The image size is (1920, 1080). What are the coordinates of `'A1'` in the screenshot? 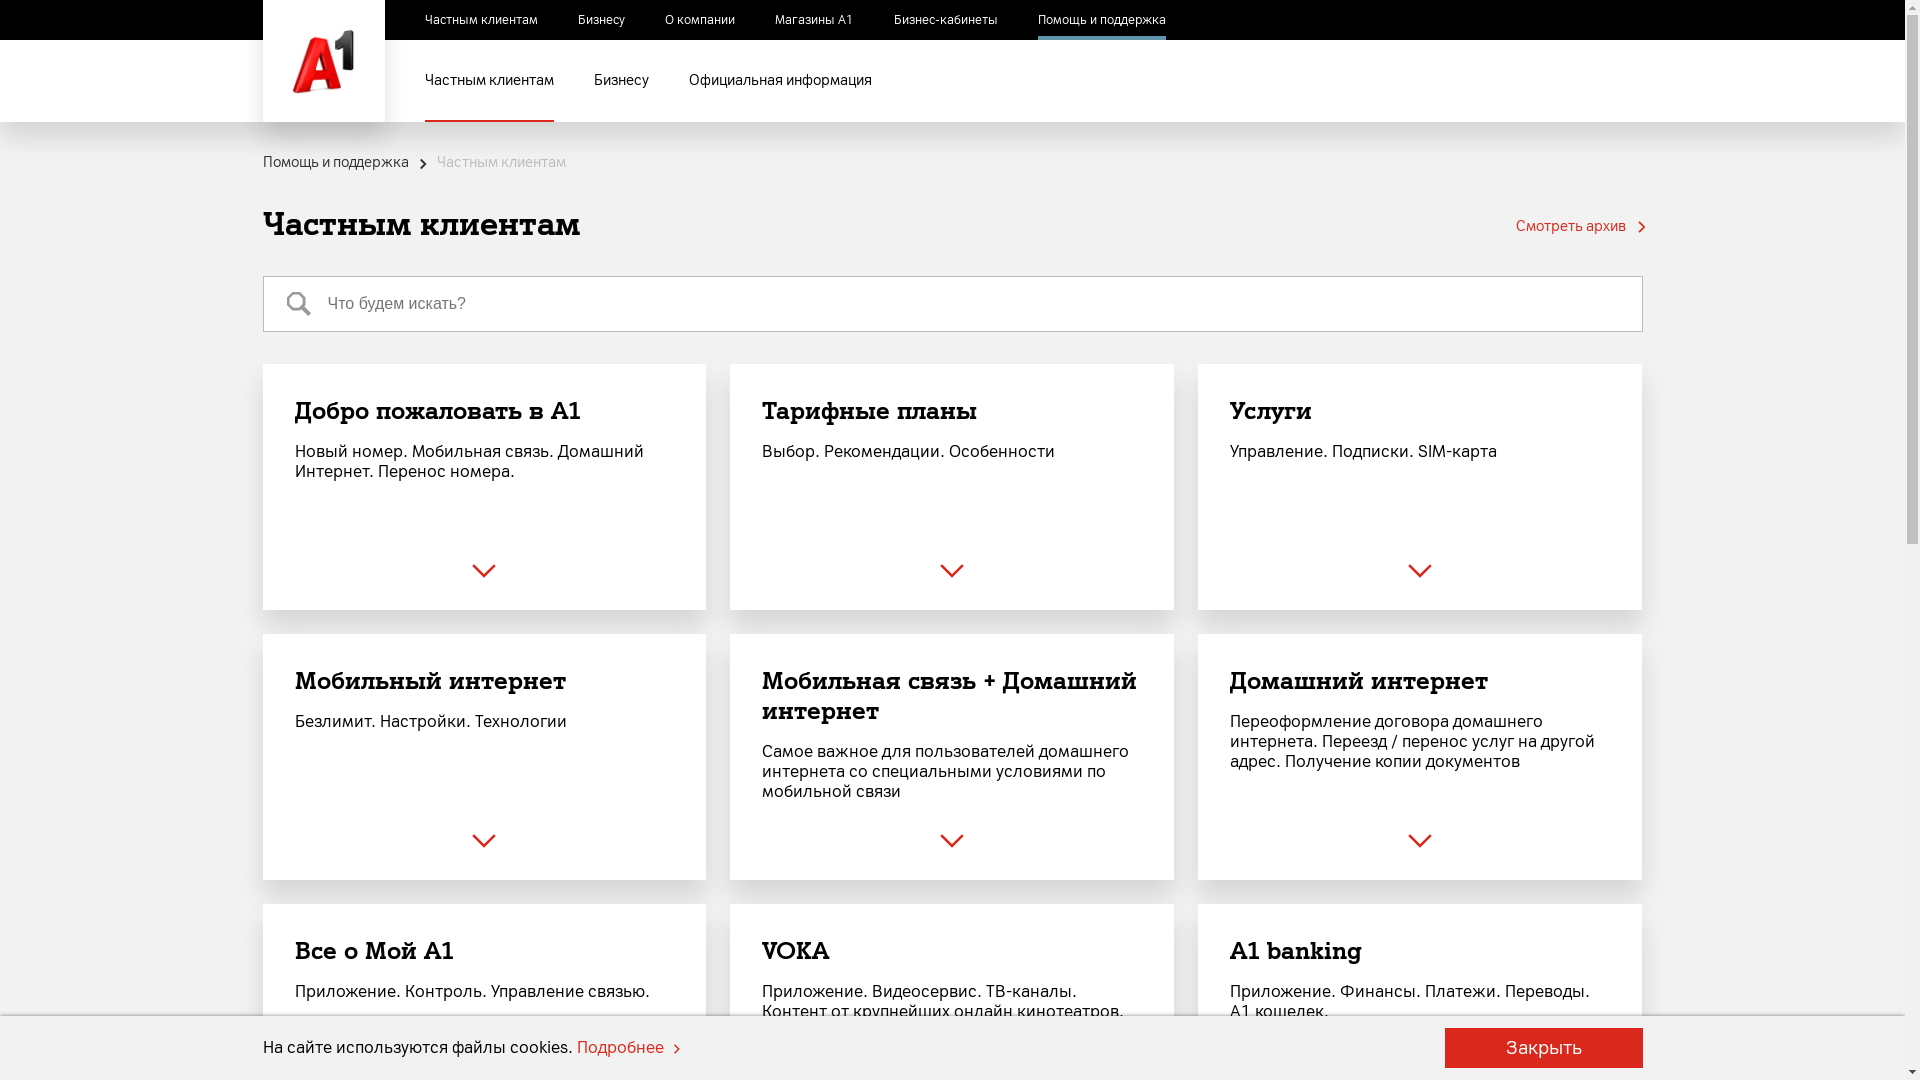 It's located at (322, 60).